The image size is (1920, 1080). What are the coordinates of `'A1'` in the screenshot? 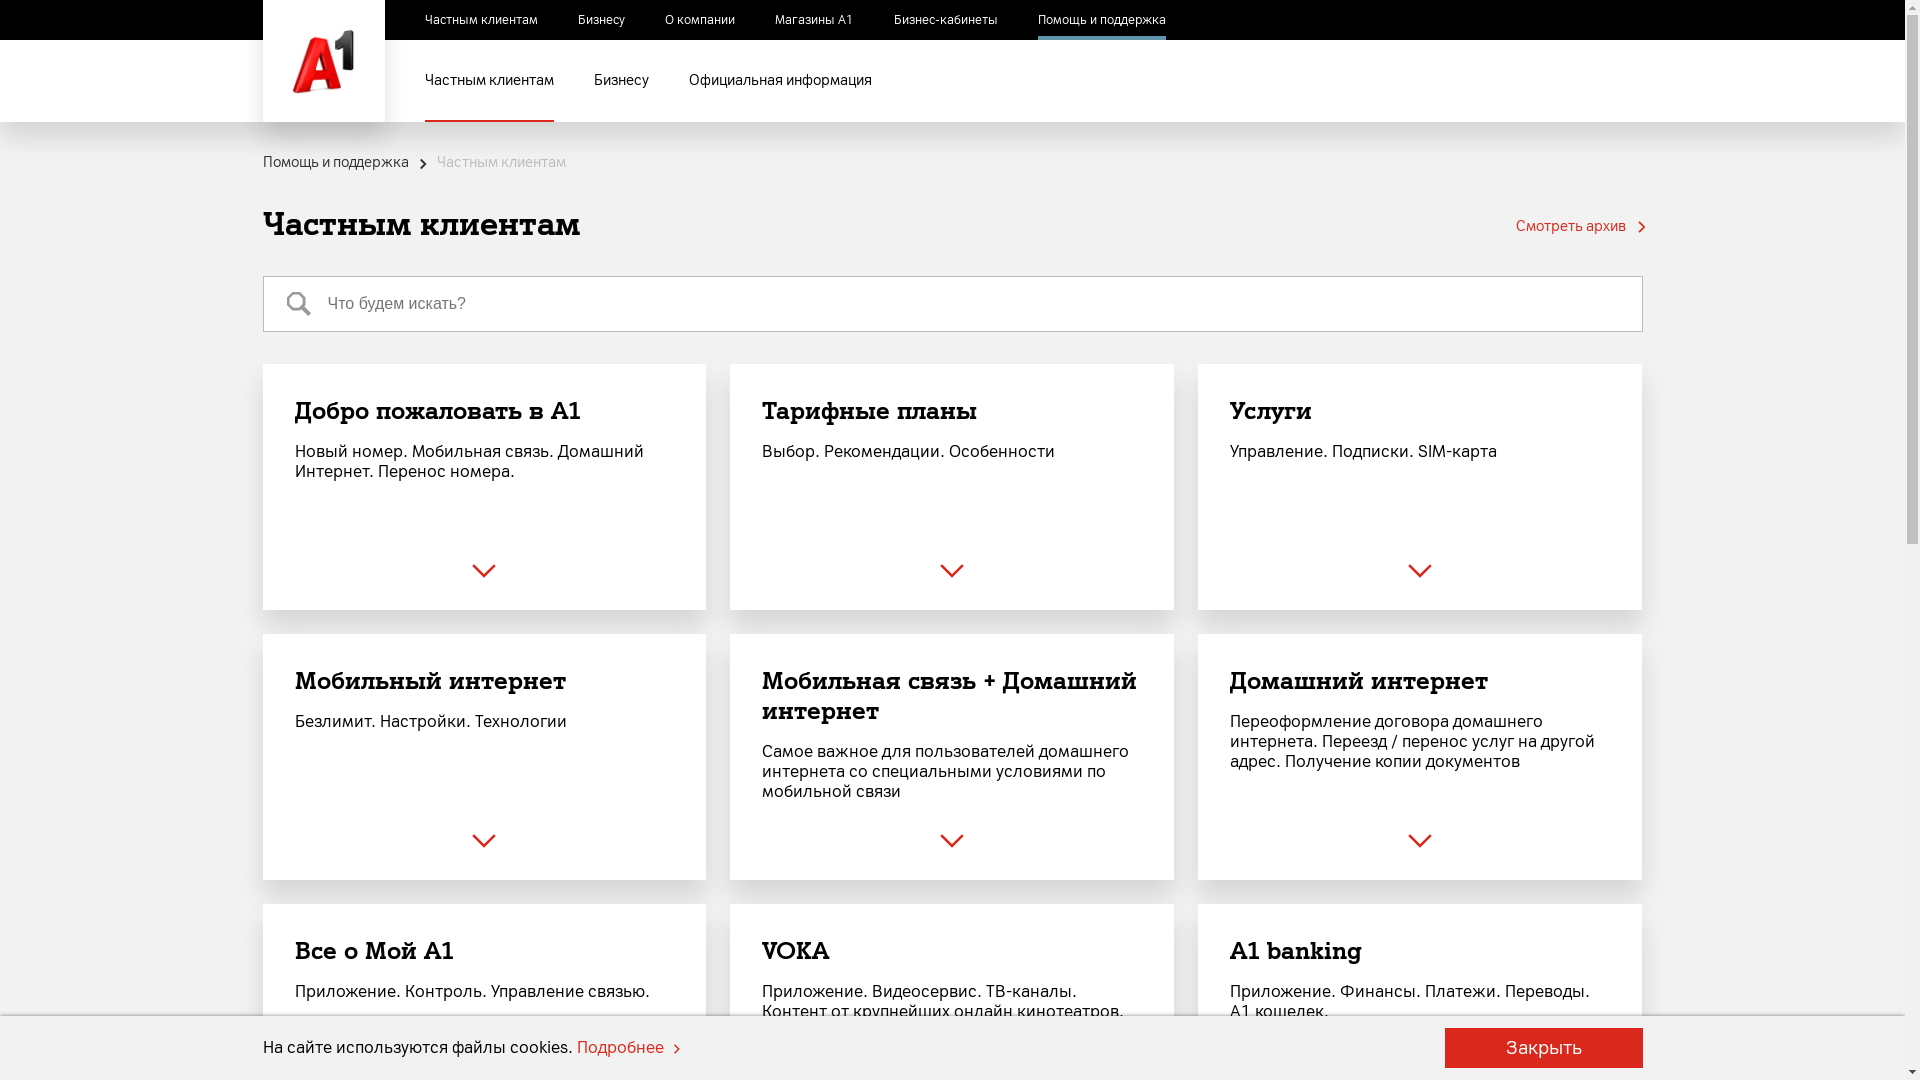 It's located at (322, 60).